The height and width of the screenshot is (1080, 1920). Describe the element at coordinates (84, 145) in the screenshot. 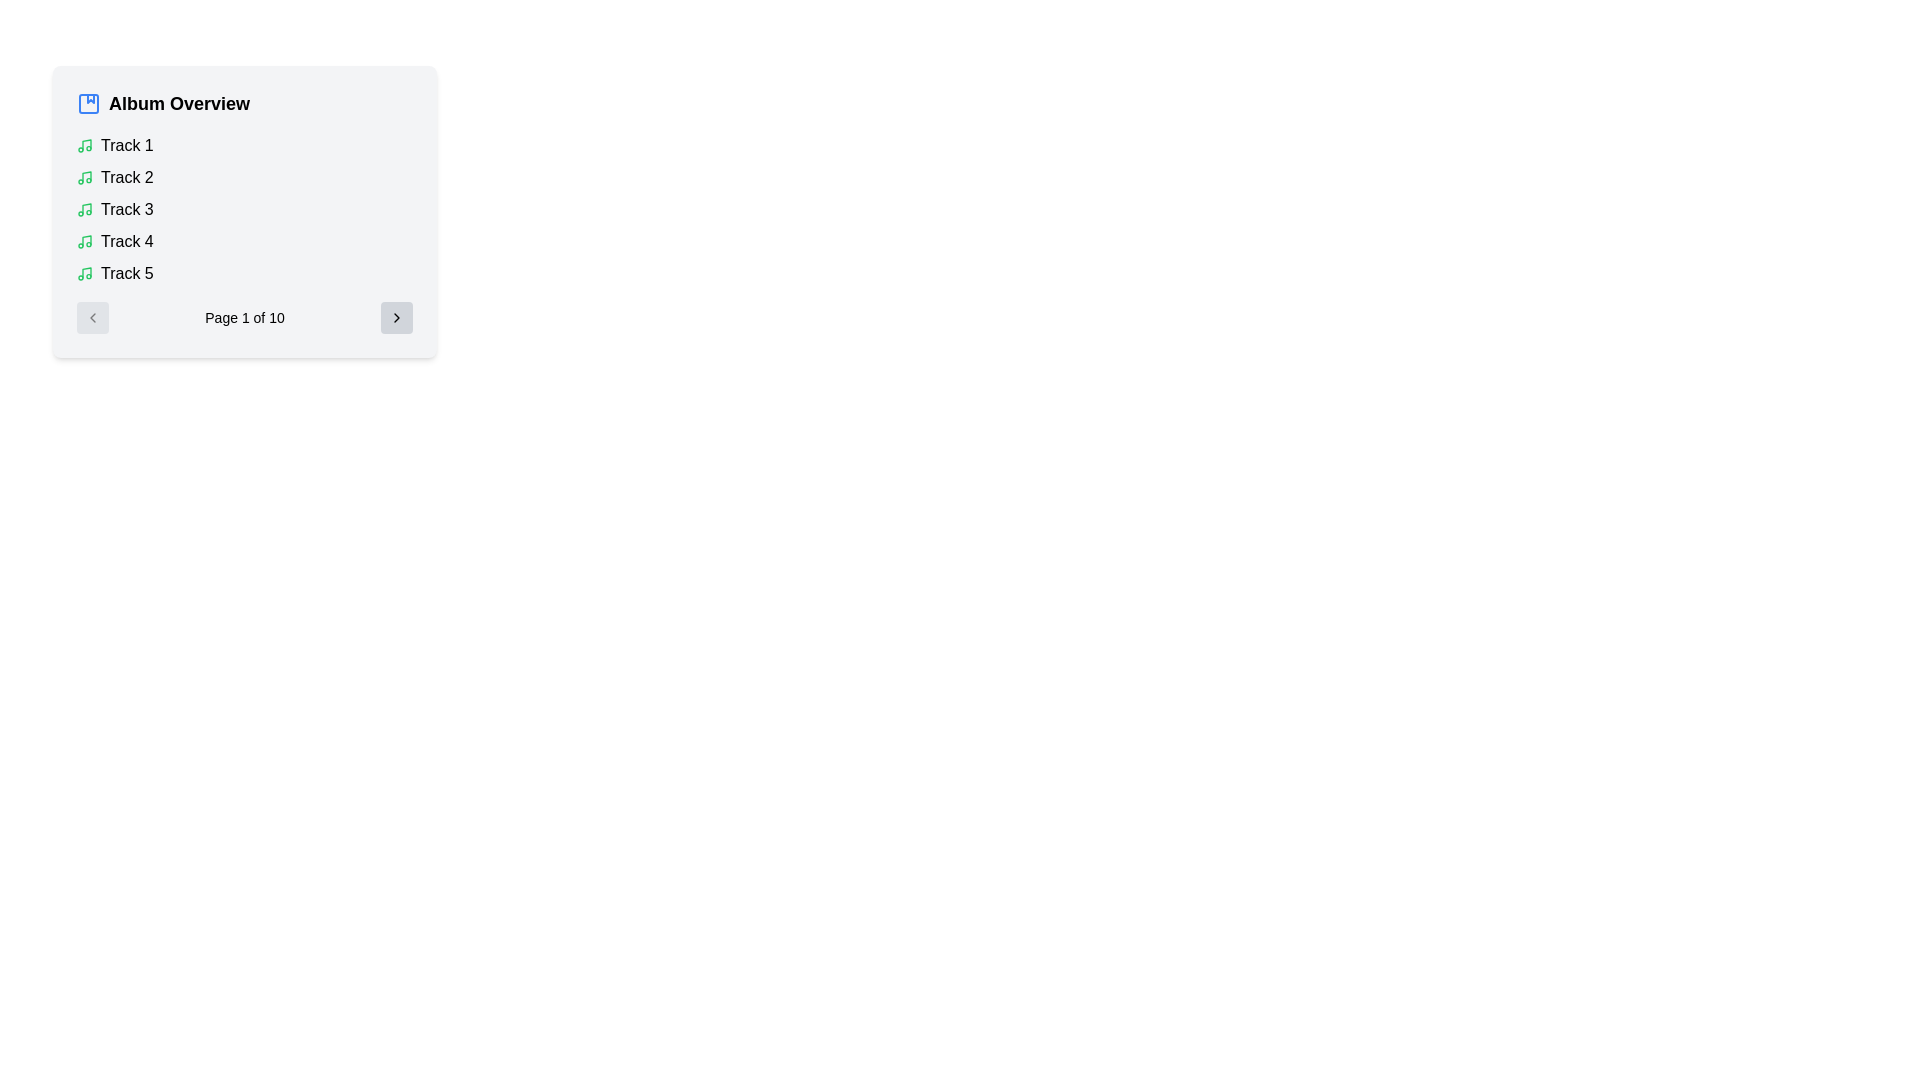

I see `the SVG Icon representing the music track located immediately to the left of 'Track 1' in the 'Album Overview' section` at that location.